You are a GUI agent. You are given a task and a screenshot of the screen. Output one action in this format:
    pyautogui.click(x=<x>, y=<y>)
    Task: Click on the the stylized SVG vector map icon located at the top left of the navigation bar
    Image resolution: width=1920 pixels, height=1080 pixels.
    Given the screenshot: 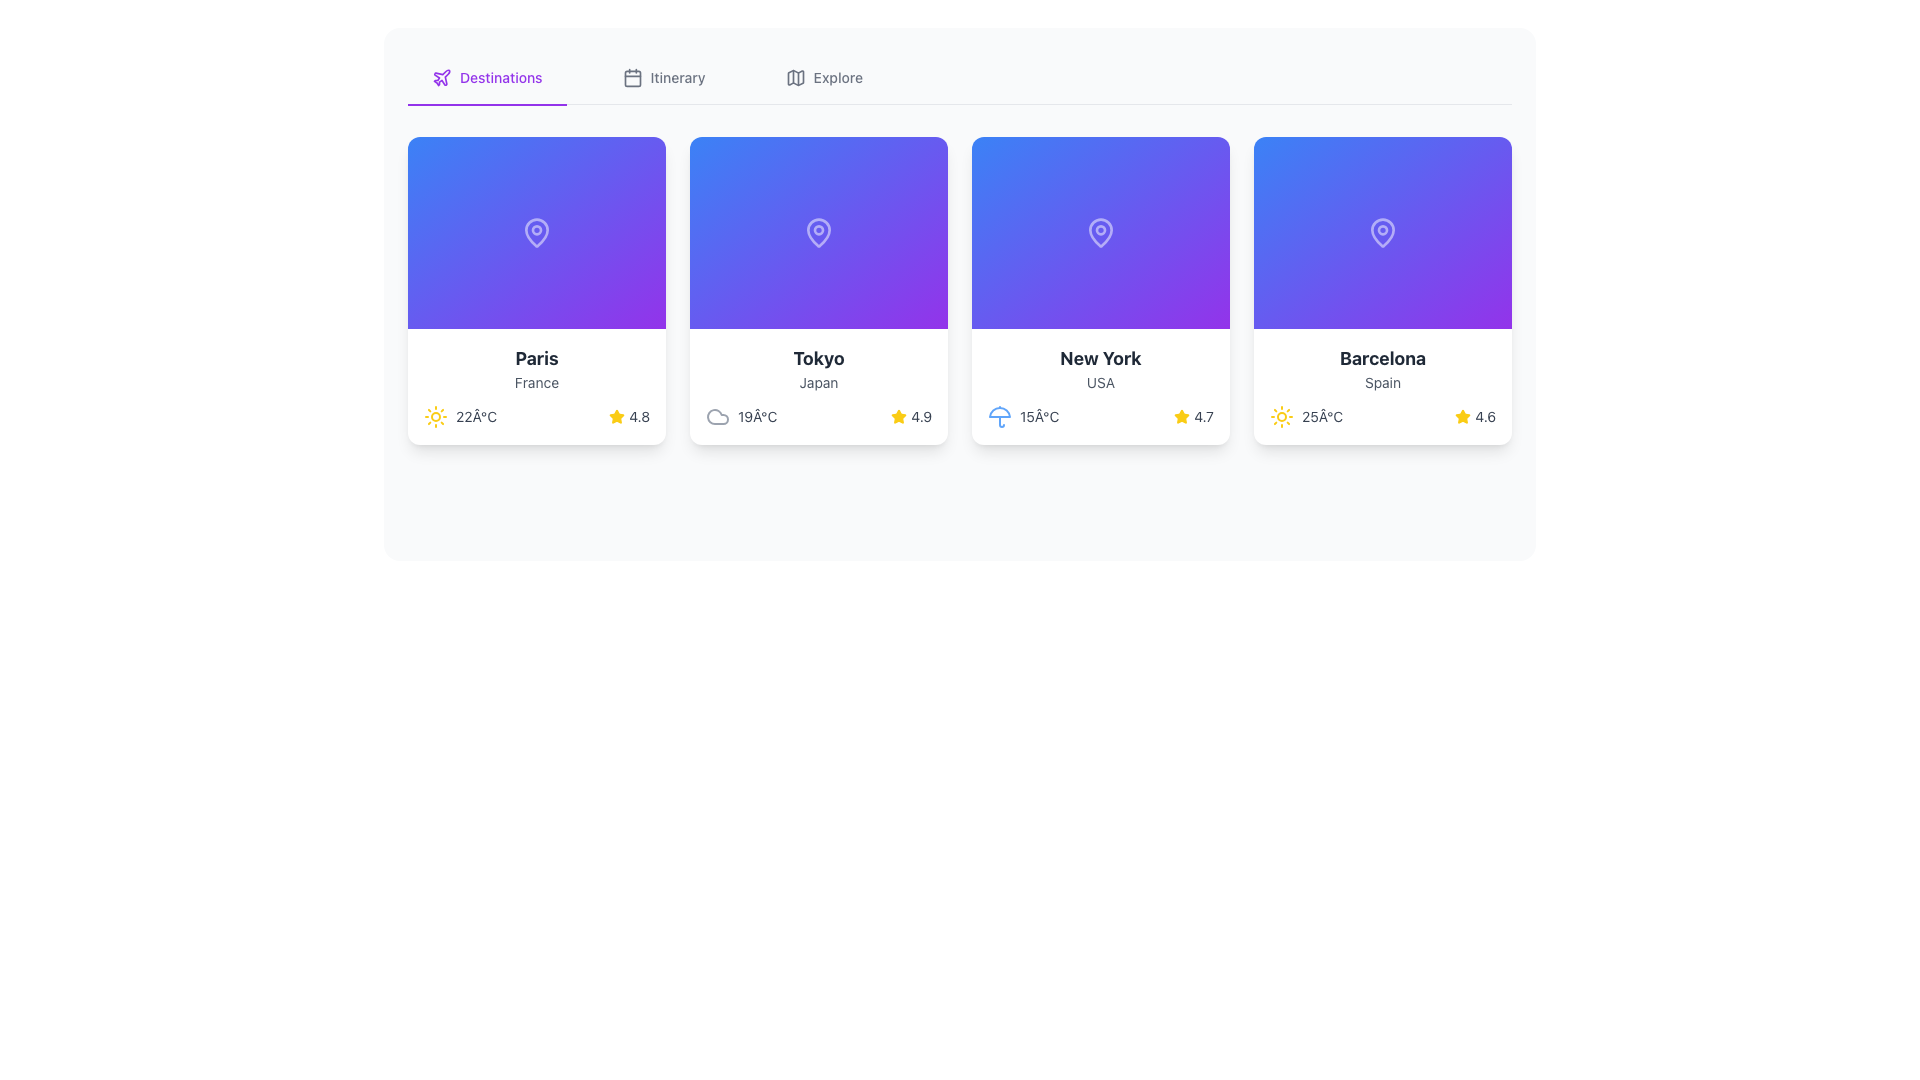 What is the action you would take?
    pyautogui.click(x=794, y=76)
    